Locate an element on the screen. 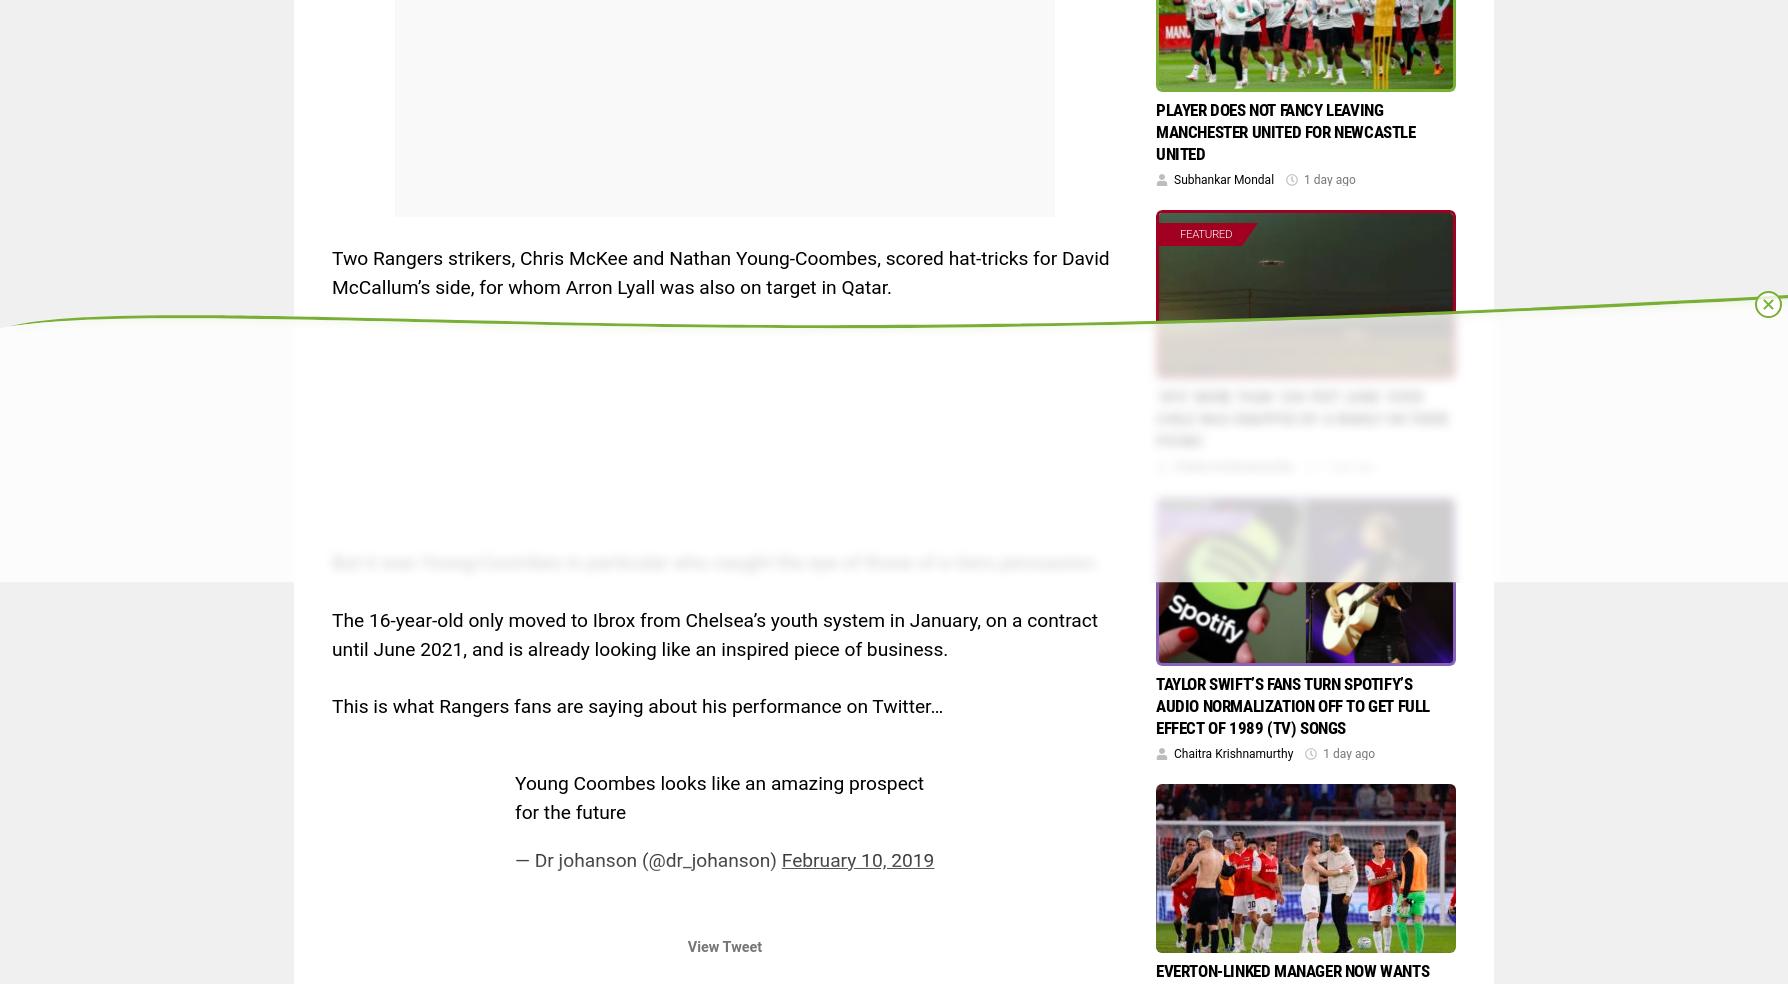 The height and width of the screenshot is (984, 1788). 'Player does not fancy leaving Manchester United for Newcastle United' is located at coordinates (1284, 131).